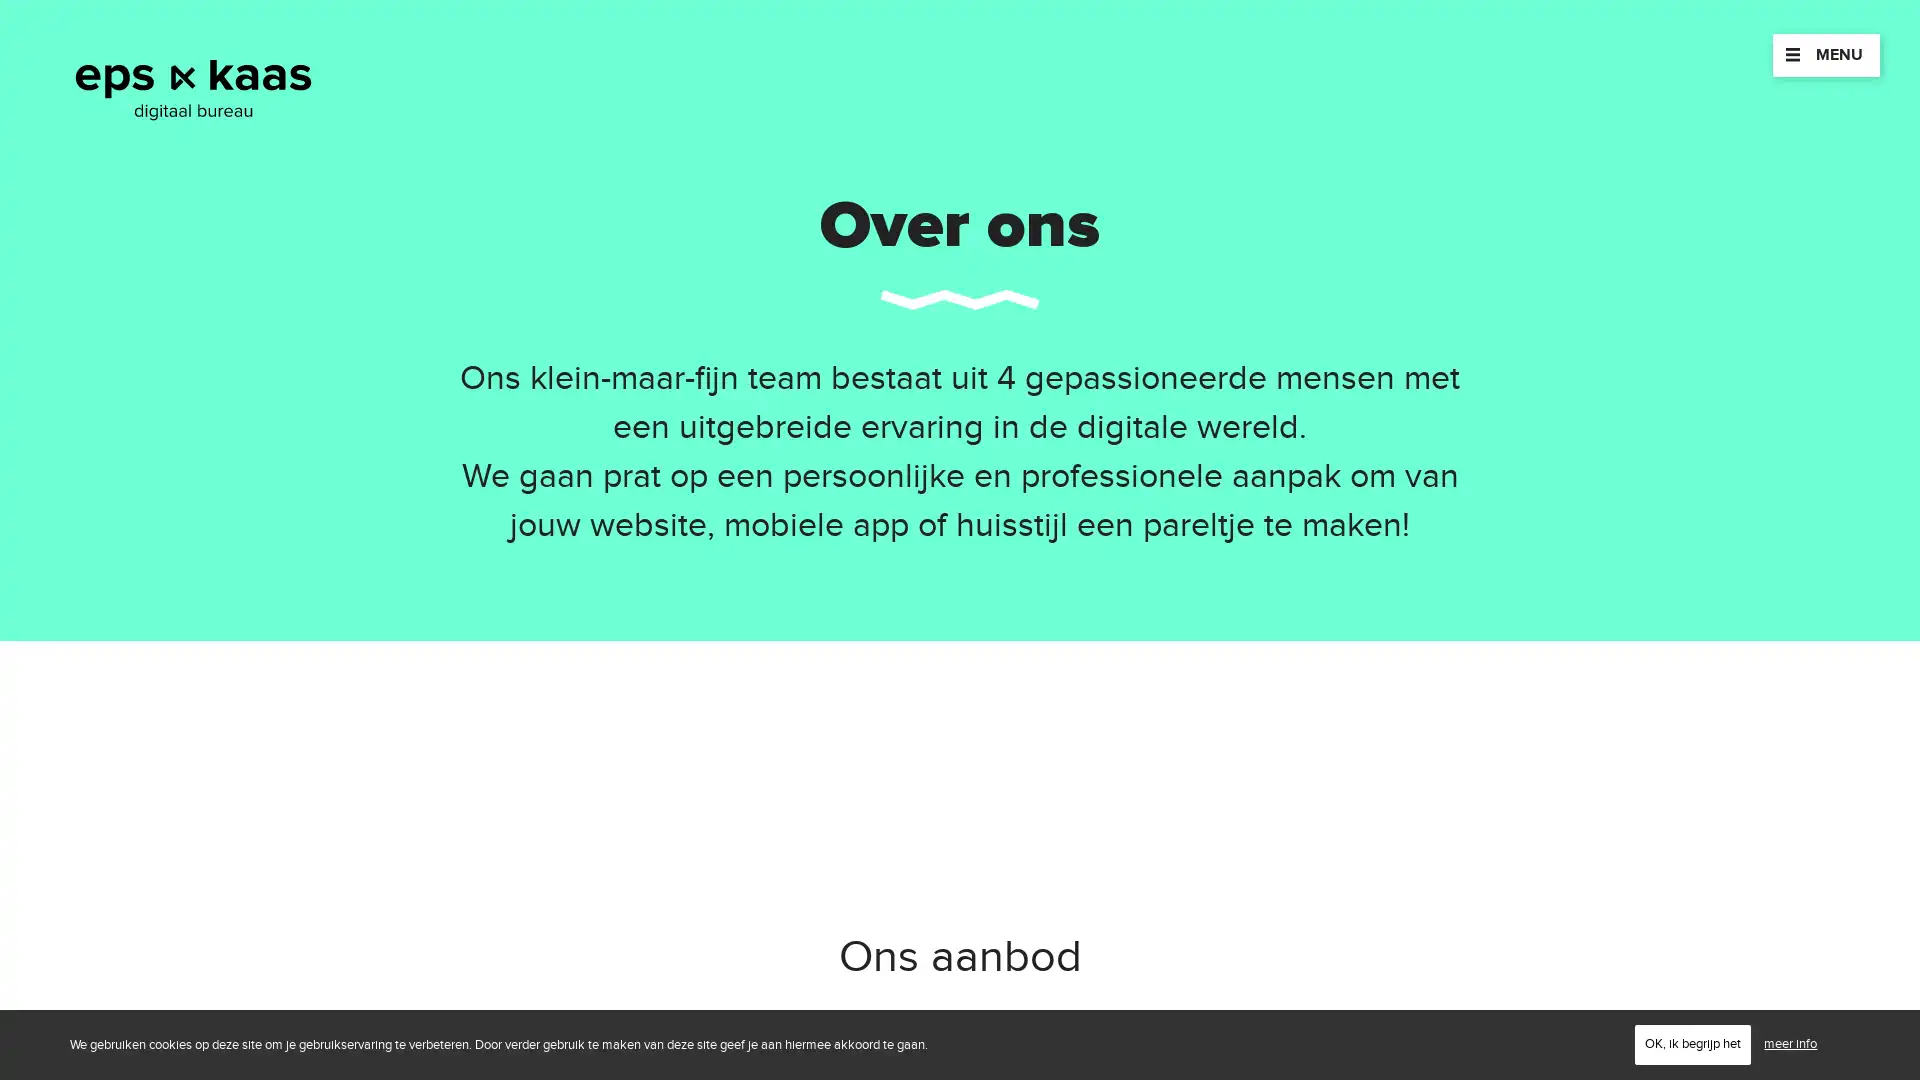 The width and height of the screenshot is (1920, 1080). I want to click on OK, ik begrijp het, so click(1692, 1043).